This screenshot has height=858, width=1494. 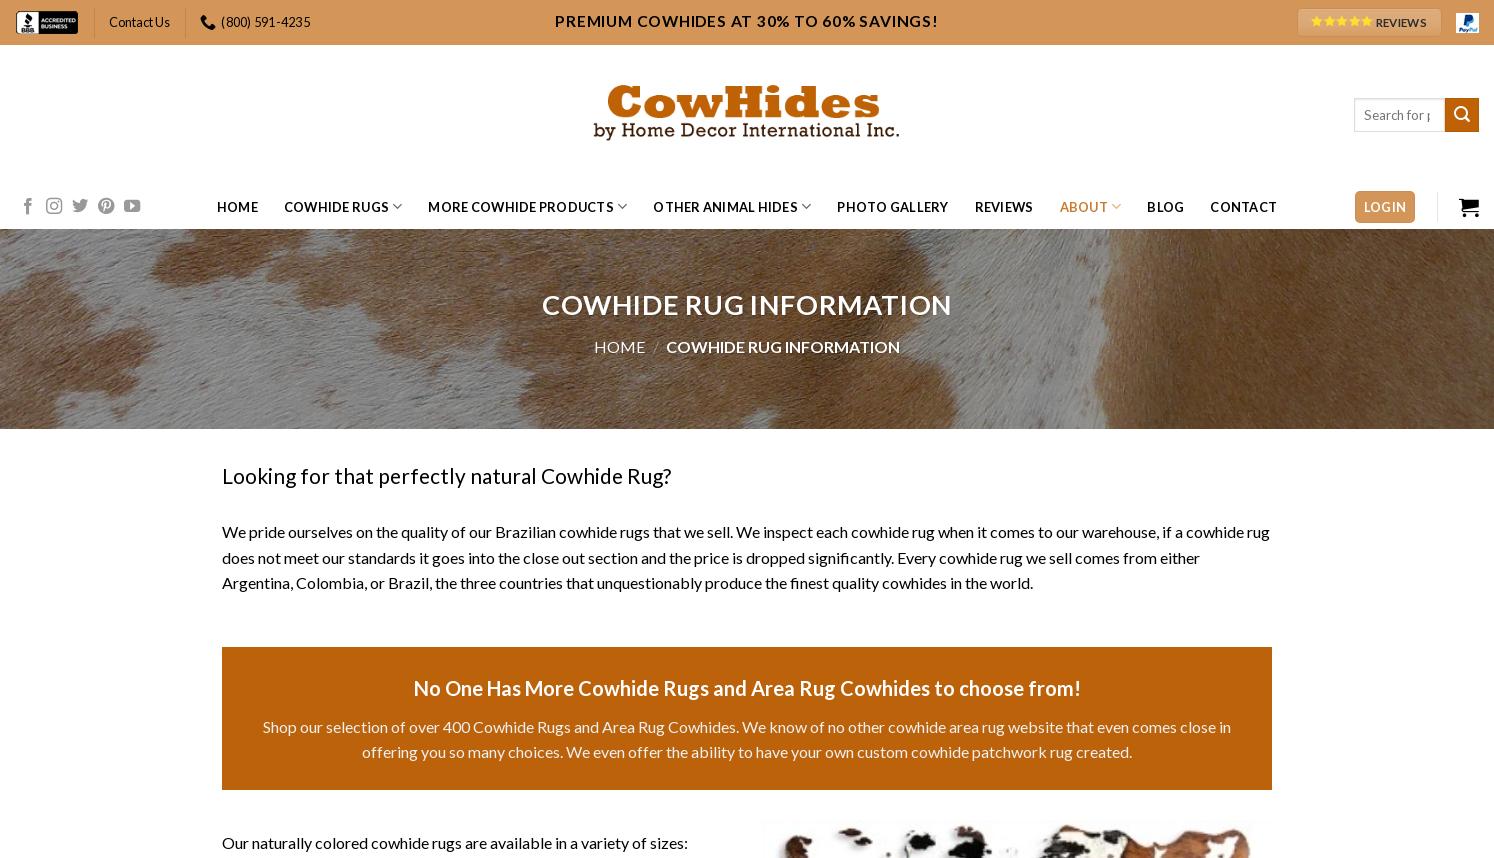 What do you see at coordinates (454, 841) in the screenshot?
I see `'Our naturally colored cowhide rugs are available in a variety of sizes:'` at bounding box center [454, 841].